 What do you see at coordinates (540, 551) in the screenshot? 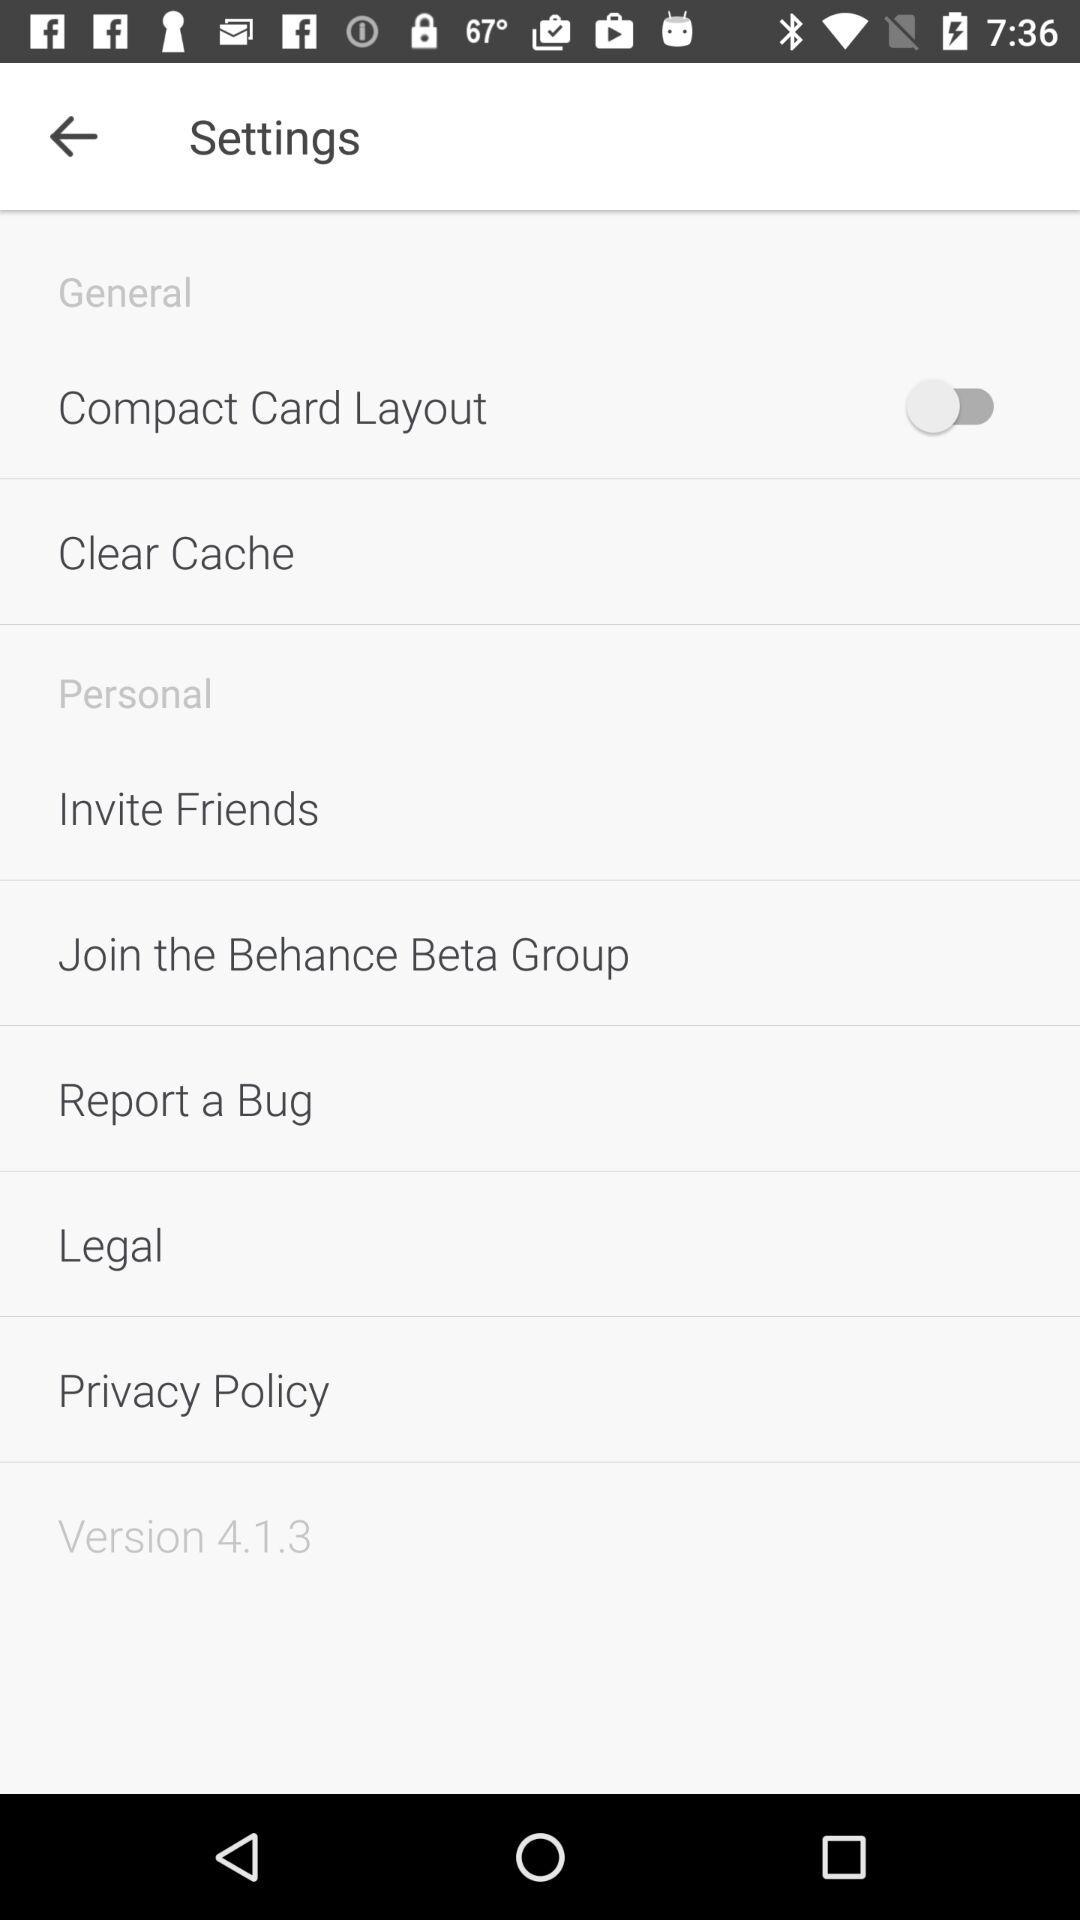
I see `the clear cache icon` at bounding box center [540, 551].